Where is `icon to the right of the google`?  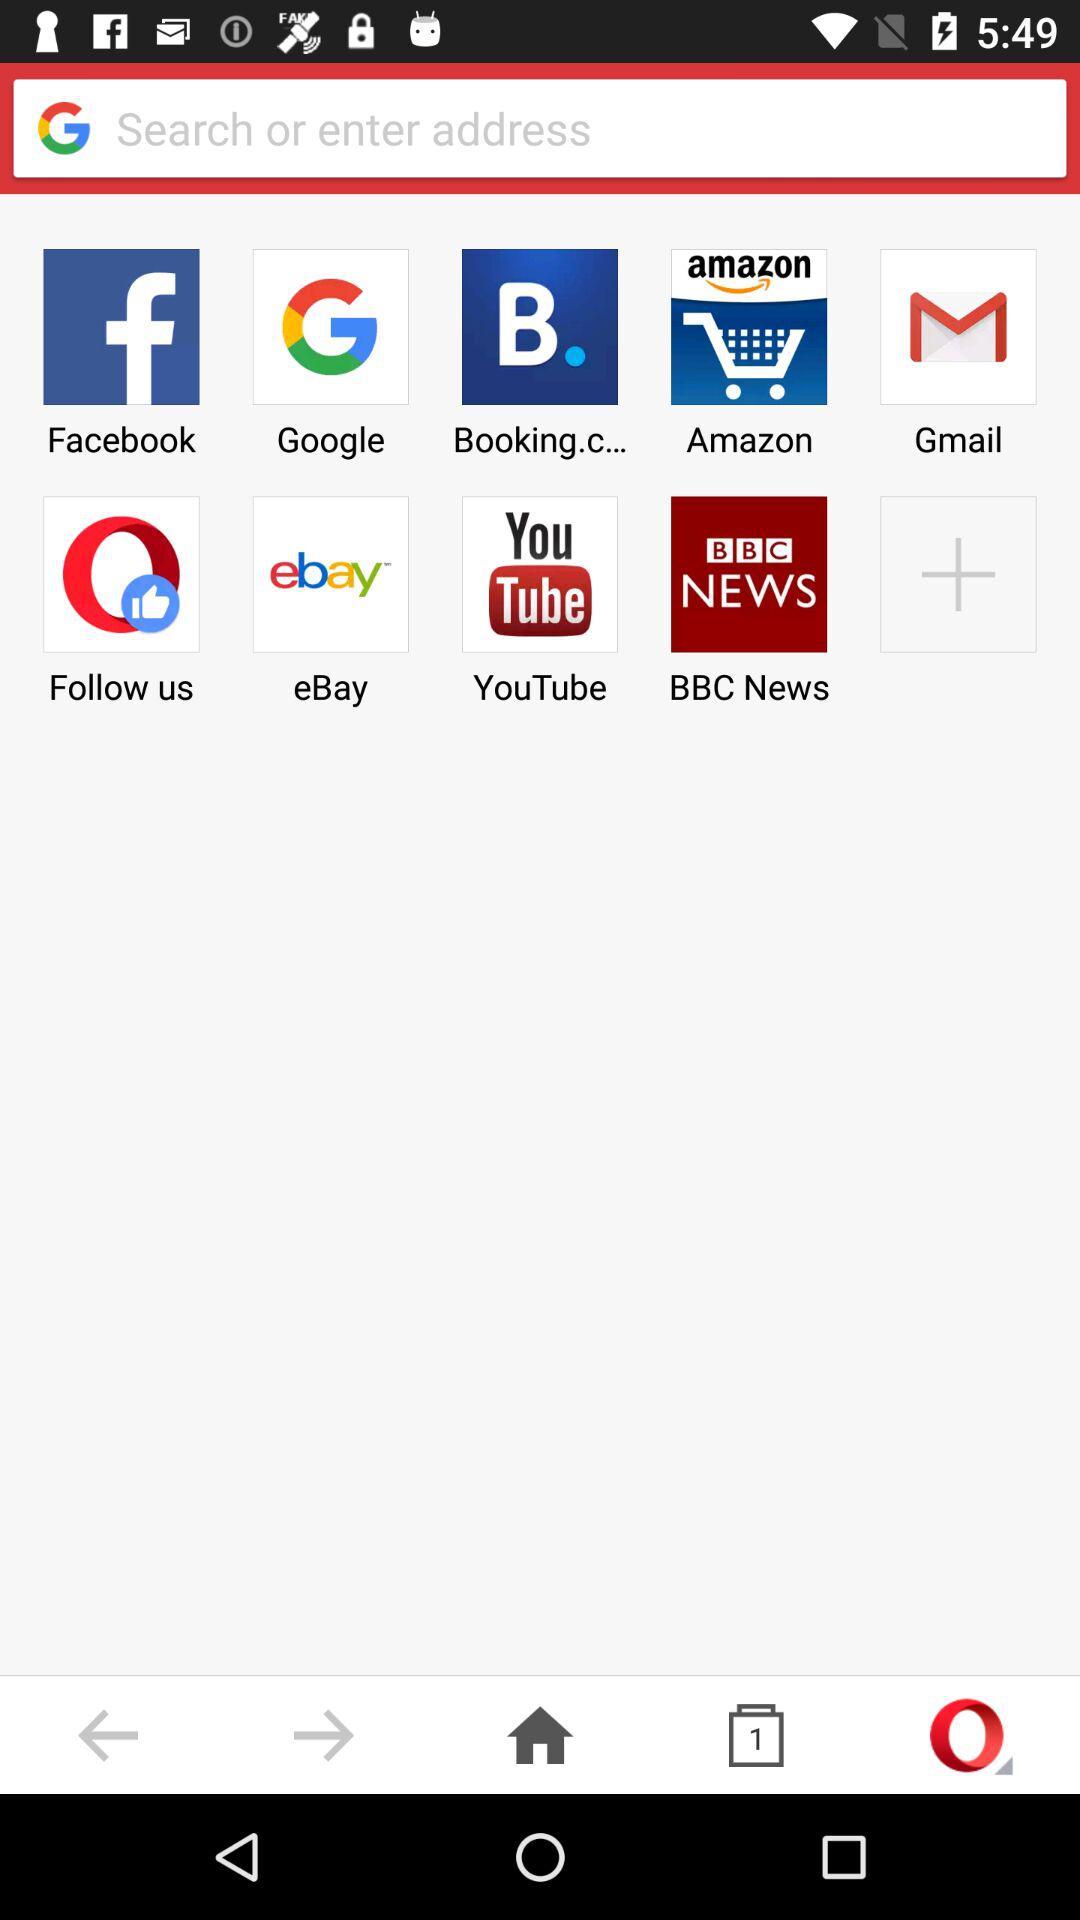
icon to the right of the google is located at coordinates (540, 346).